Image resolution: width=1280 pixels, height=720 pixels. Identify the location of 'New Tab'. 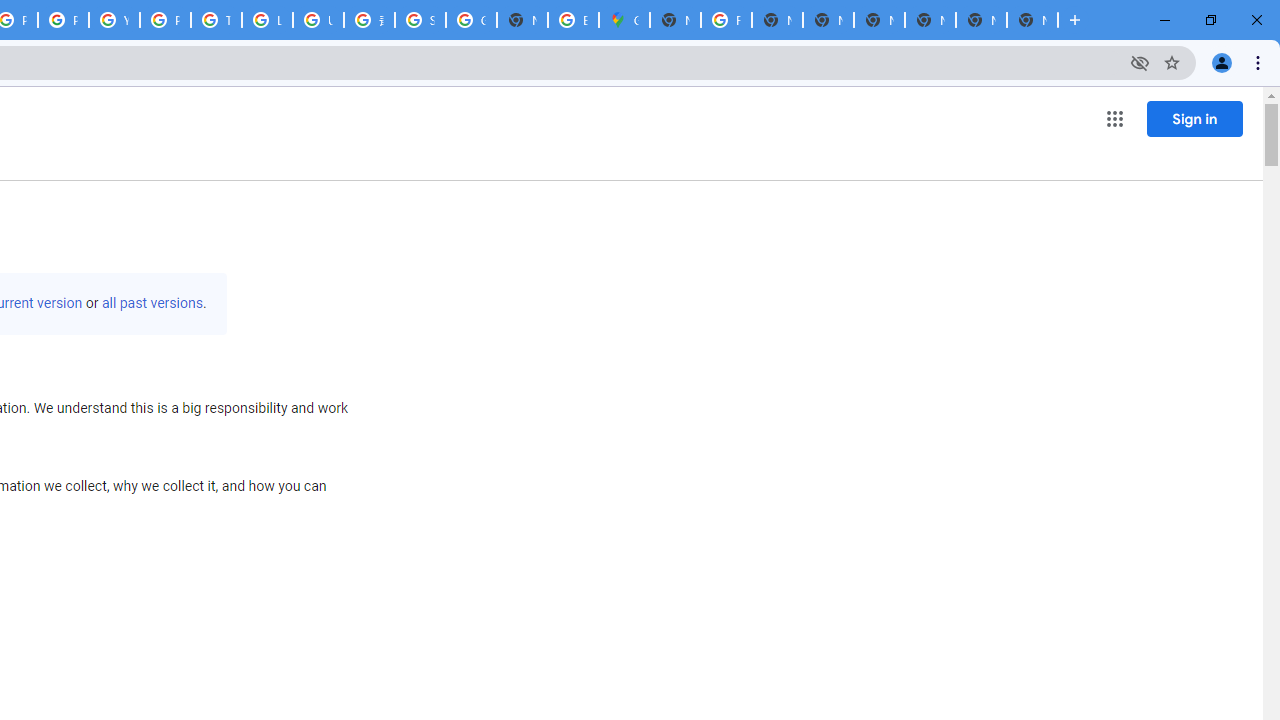
(1032, 20).